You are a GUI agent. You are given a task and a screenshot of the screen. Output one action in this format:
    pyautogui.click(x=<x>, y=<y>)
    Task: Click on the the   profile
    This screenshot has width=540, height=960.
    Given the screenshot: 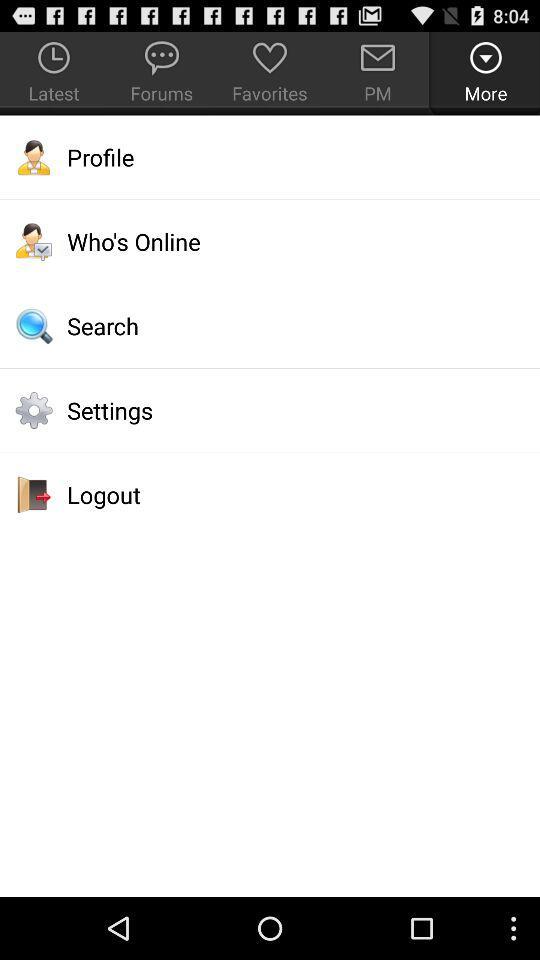 What is the action you would take?
    pyautogui.click(x=270, y=156)
    